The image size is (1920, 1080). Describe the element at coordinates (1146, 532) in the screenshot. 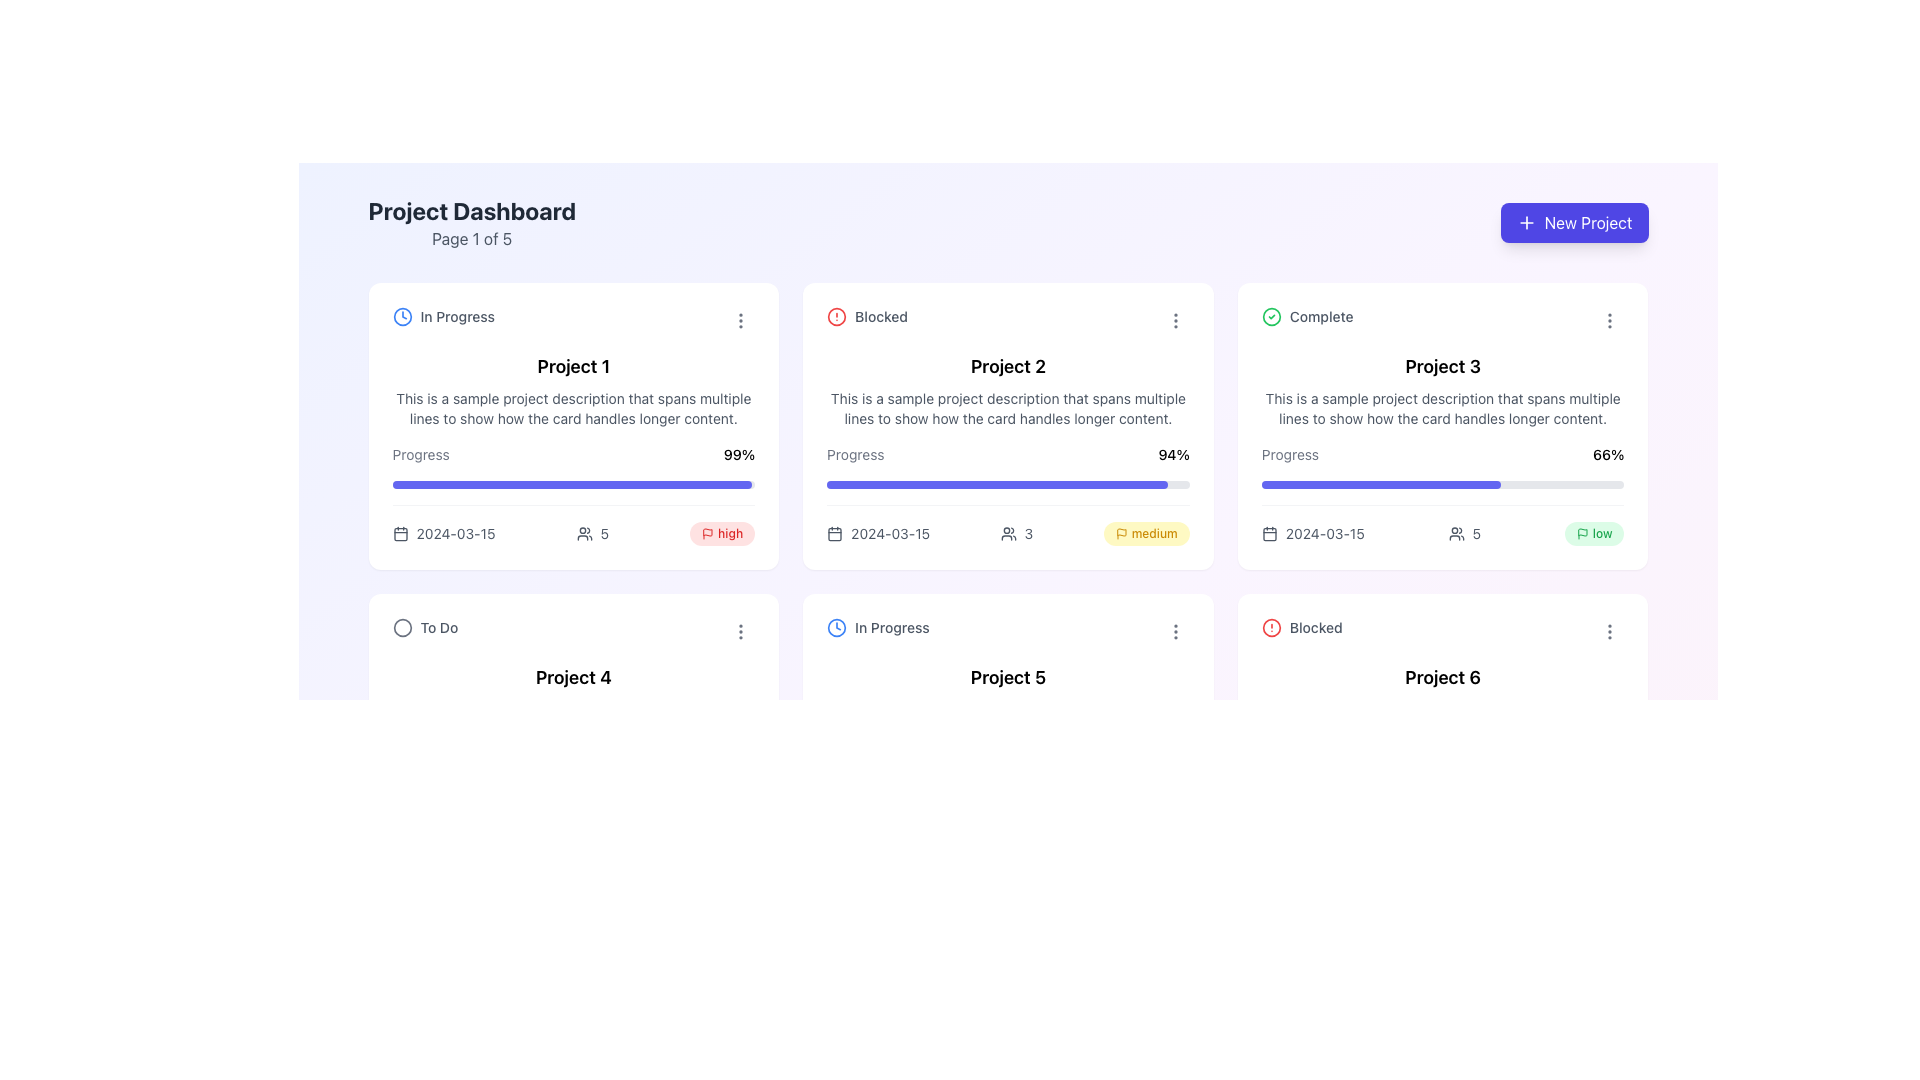

I see `the pill-shaped badge with a yellow background and the text 'medium', located at the bottom-right of the 'Project 2' card on the dashboard` at that location.